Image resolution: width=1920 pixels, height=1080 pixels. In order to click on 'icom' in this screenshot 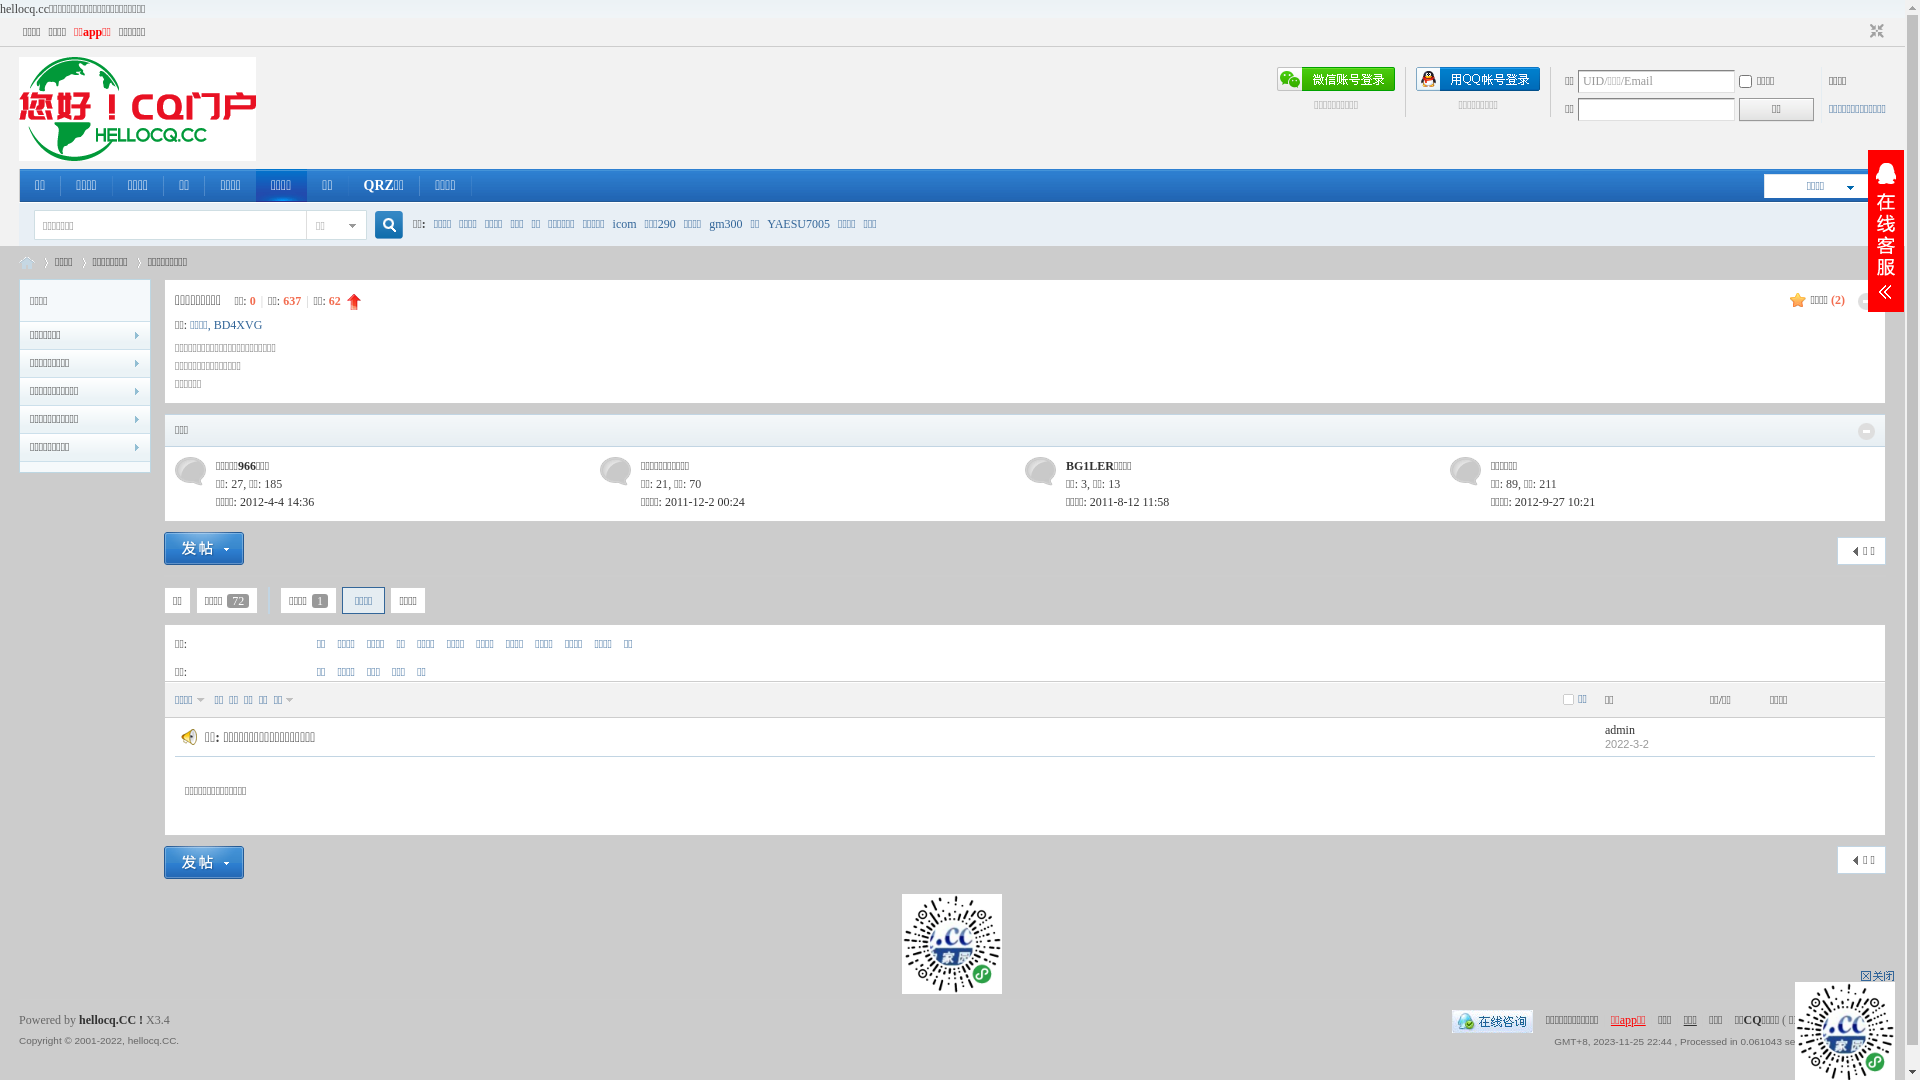, I will do `click(623, 223)`.